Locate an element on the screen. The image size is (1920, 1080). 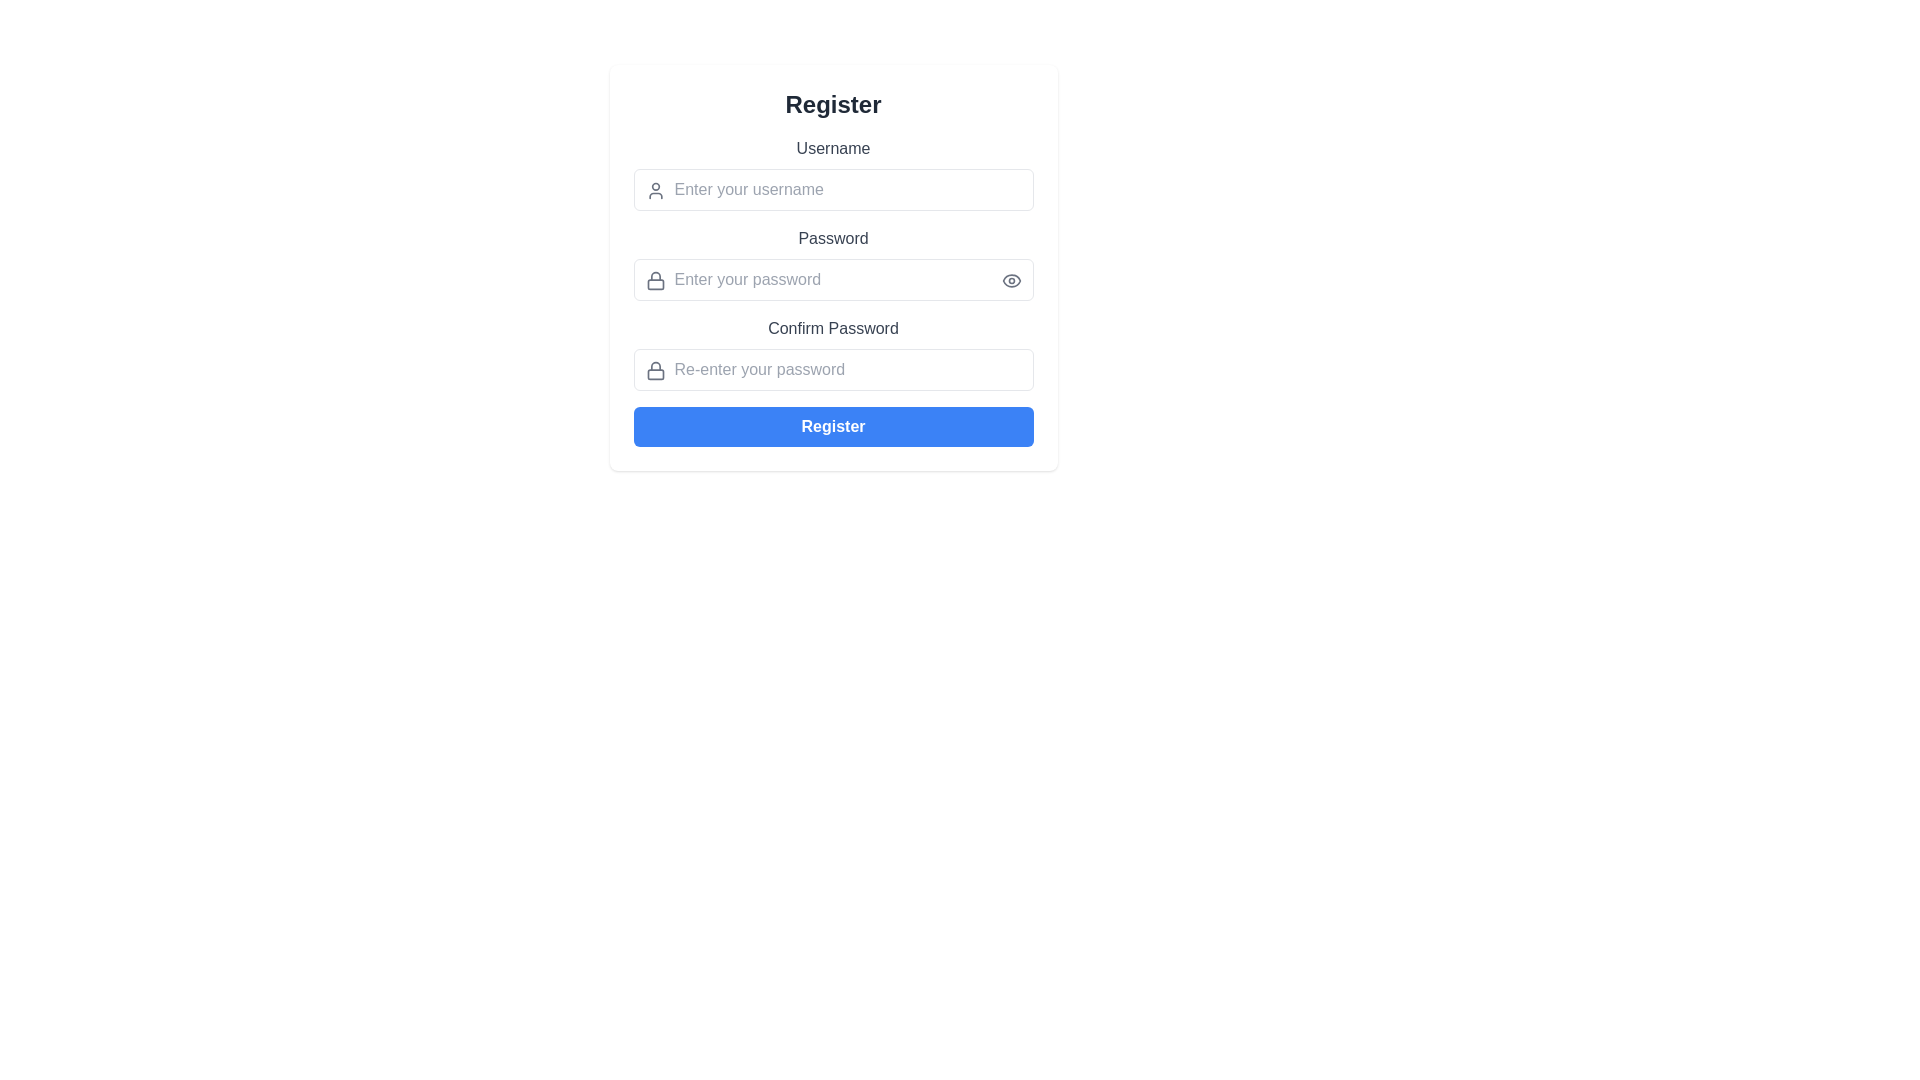
the password visibility toggle button located on the right side of the password input field is located at coordinates (1011, 281).